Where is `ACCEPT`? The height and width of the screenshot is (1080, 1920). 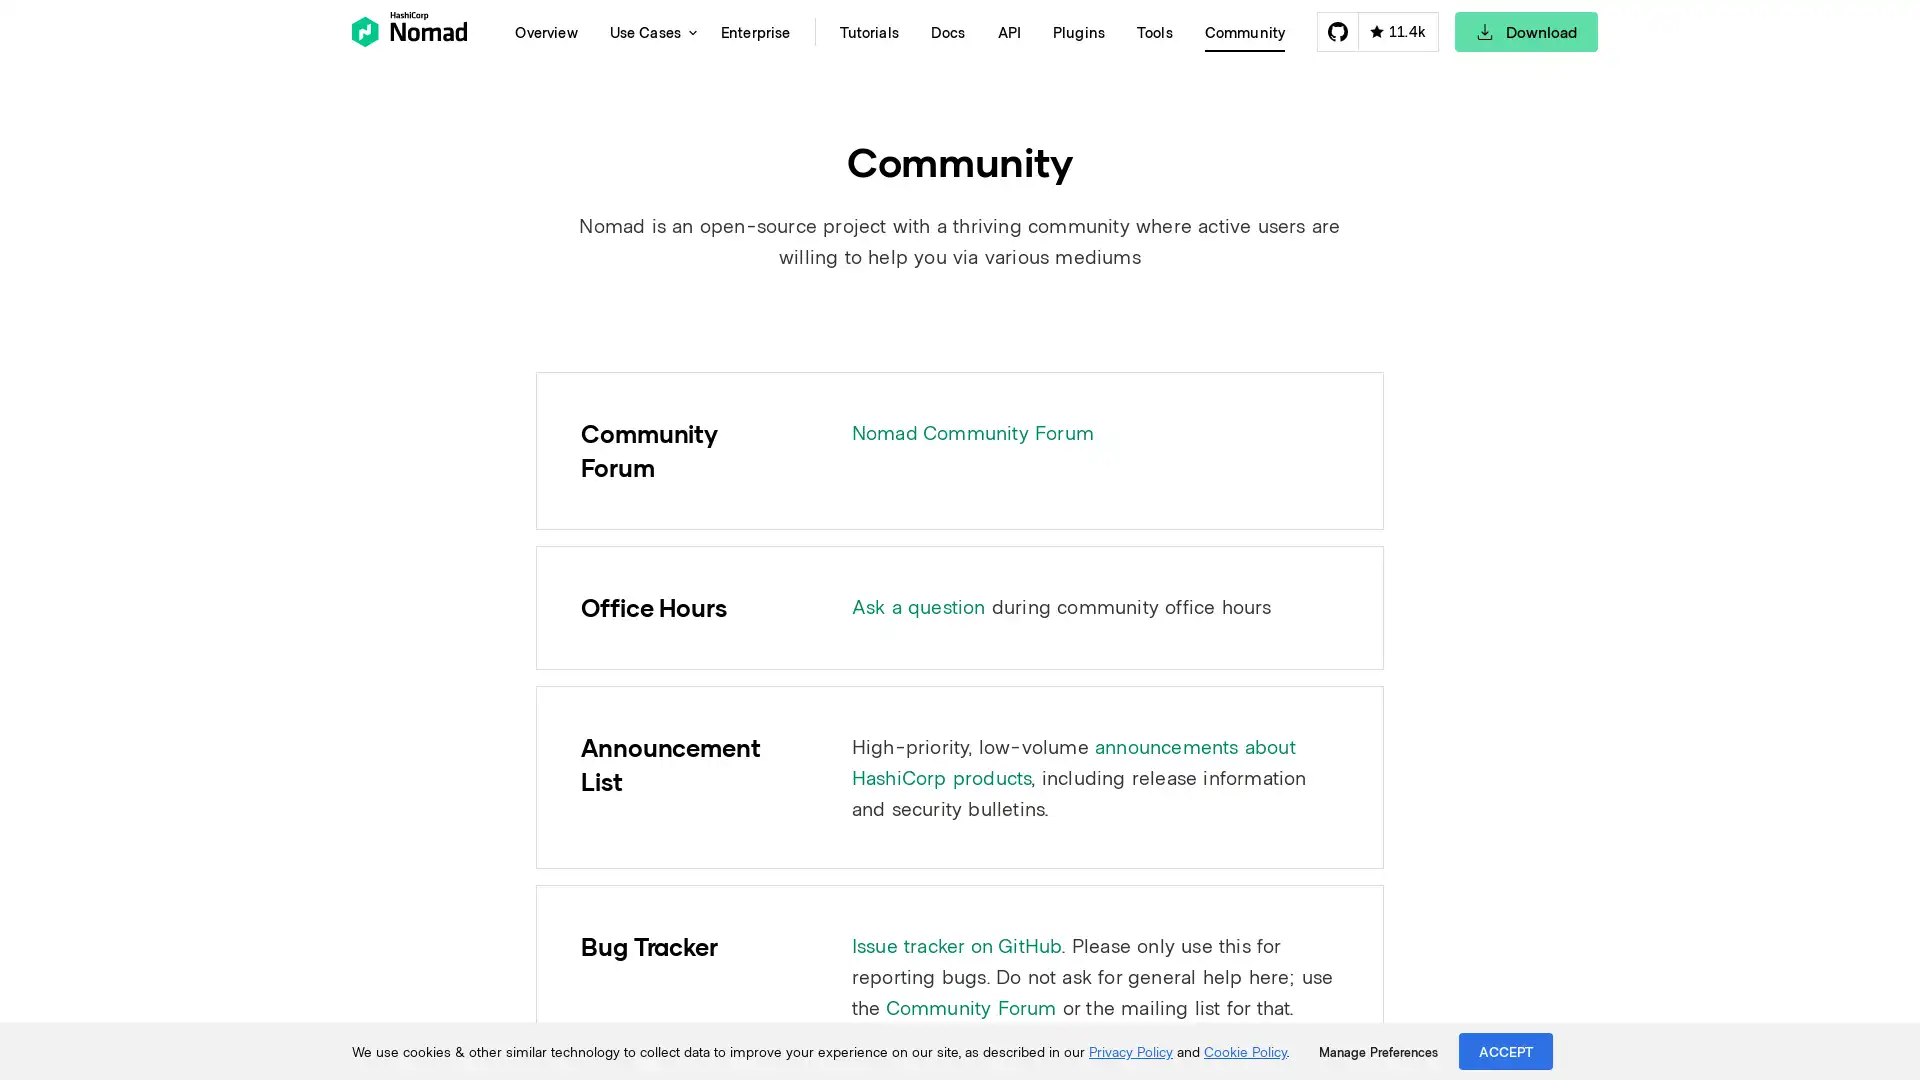 ACCEPT is located at coordinates (1506, 1050).